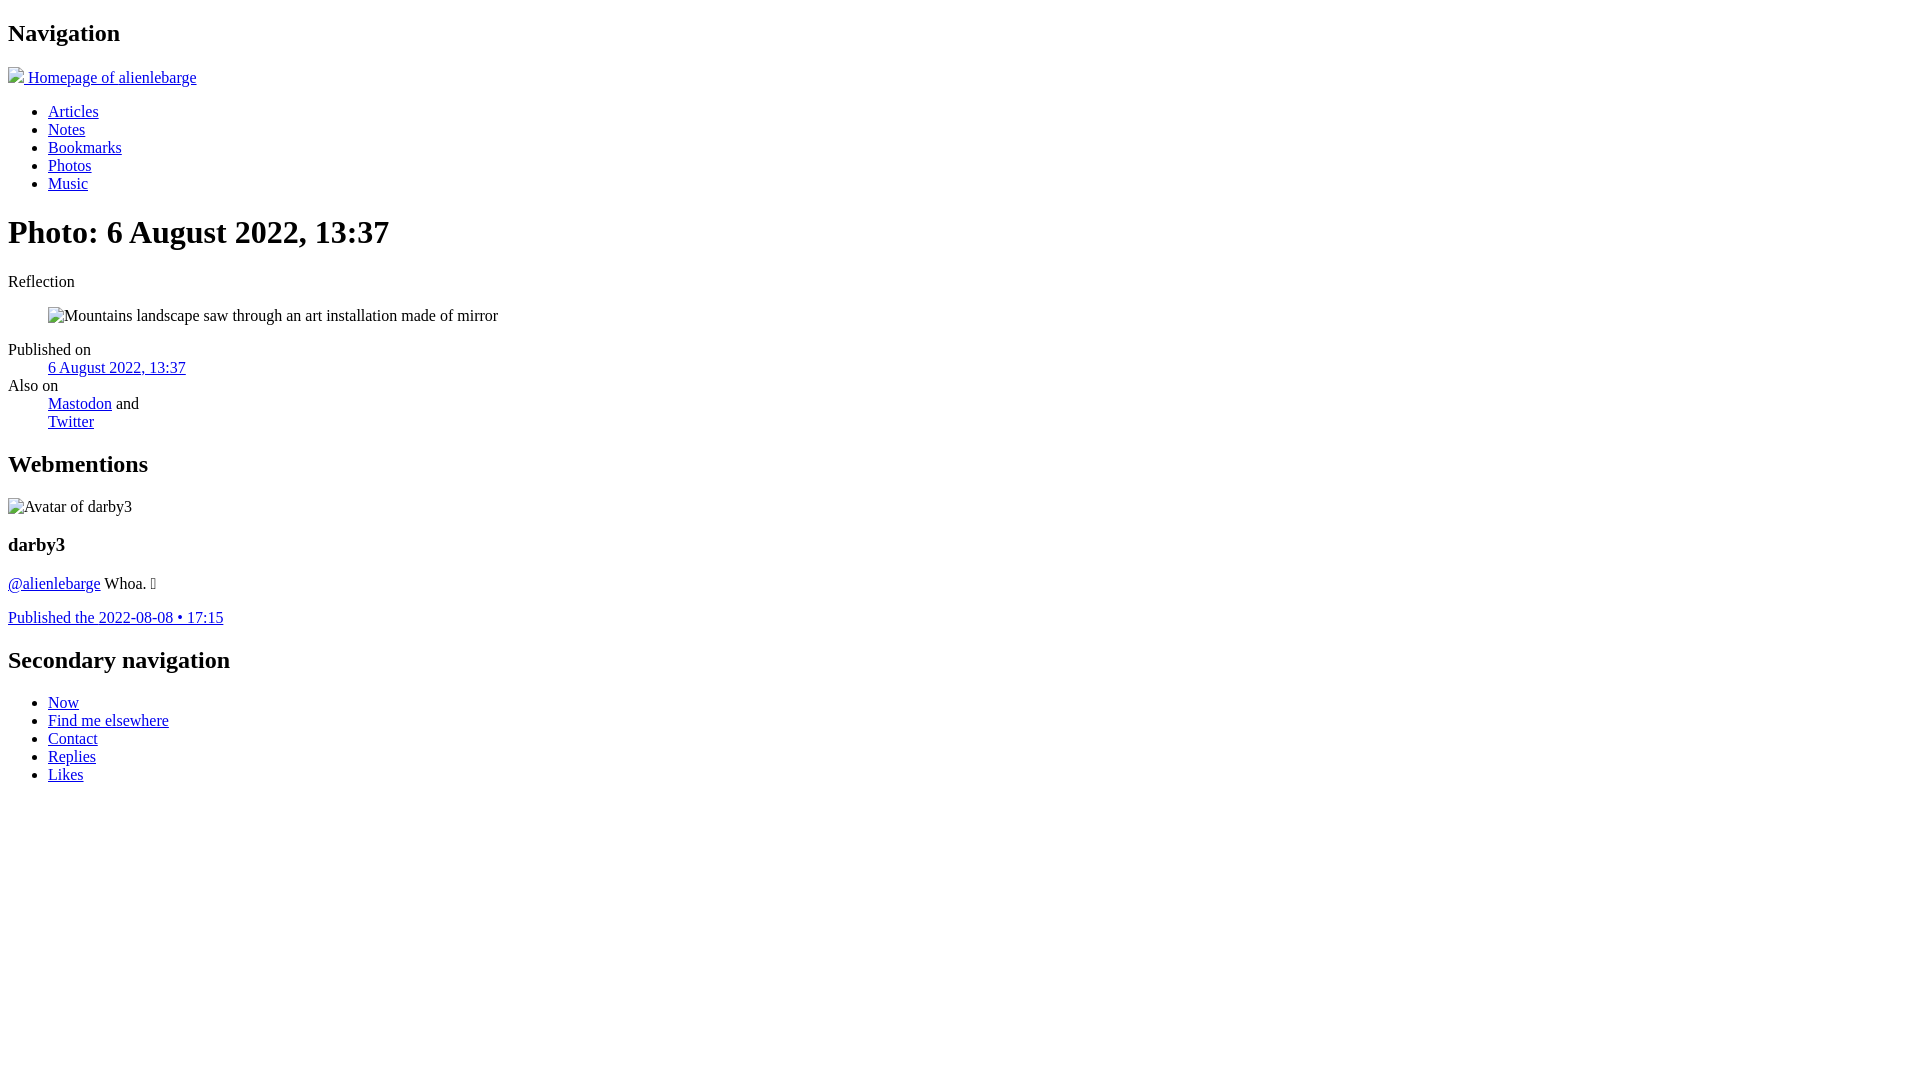 The width and height of the screenshot is (1920, 1080). Describe the element at coordinates (107, 720) in the screenshot. I see `'Find me elsewhere'` at that location.